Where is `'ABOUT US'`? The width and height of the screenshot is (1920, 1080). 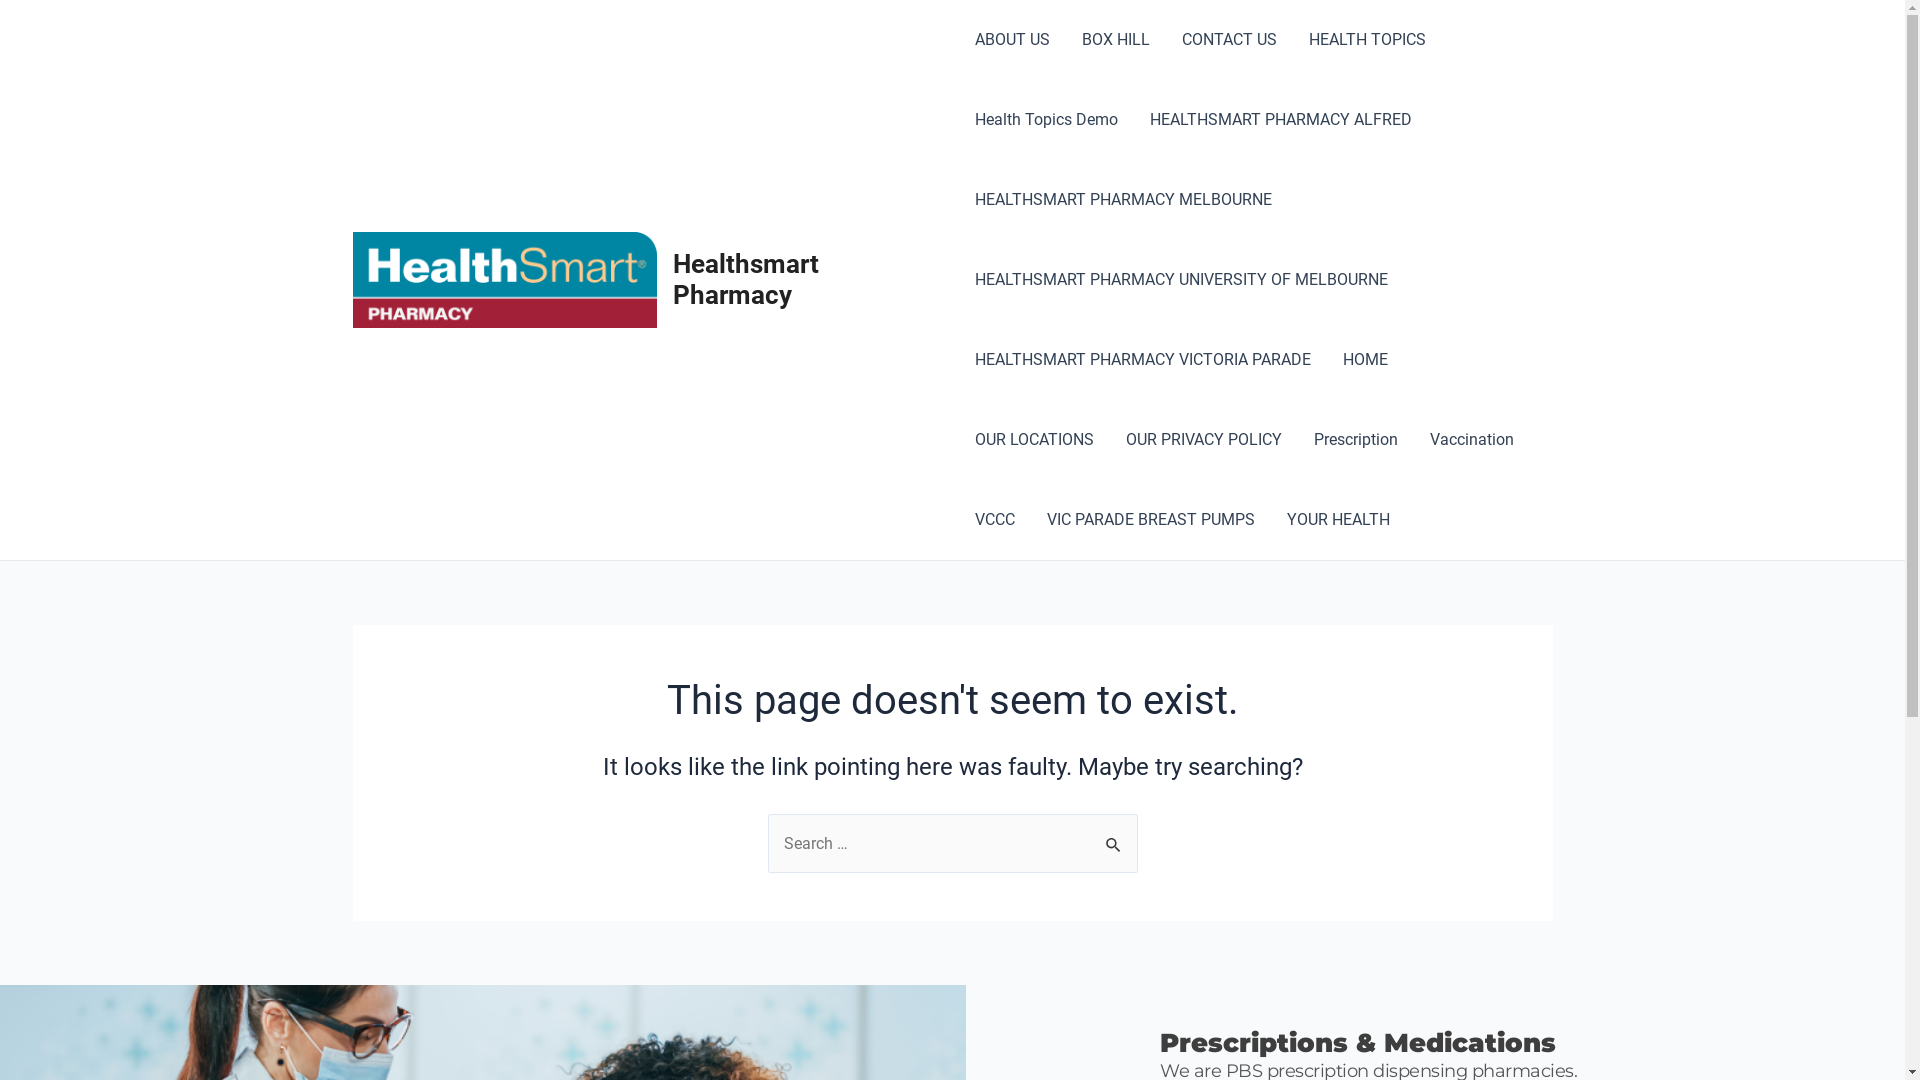
'ABOUT US' is located at coordinates (1012, 39).